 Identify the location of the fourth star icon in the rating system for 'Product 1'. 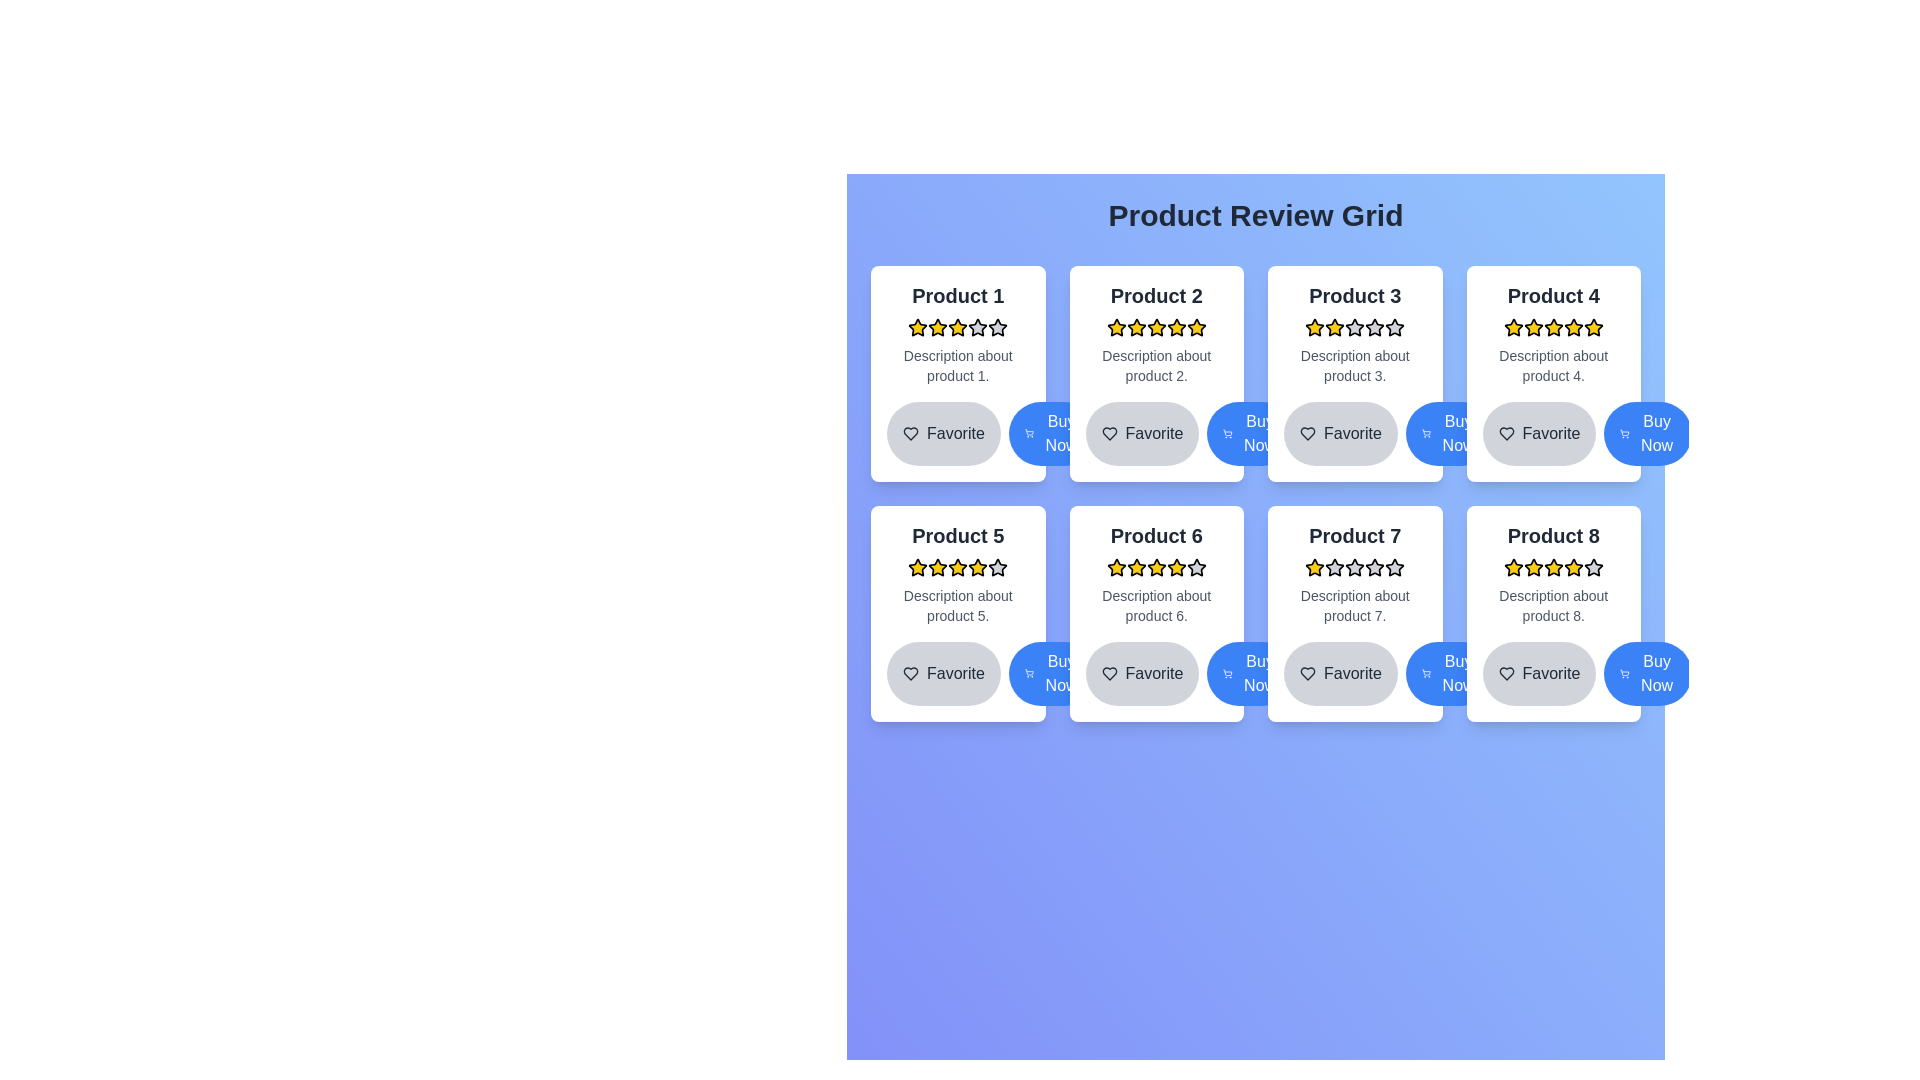
(998, 326).